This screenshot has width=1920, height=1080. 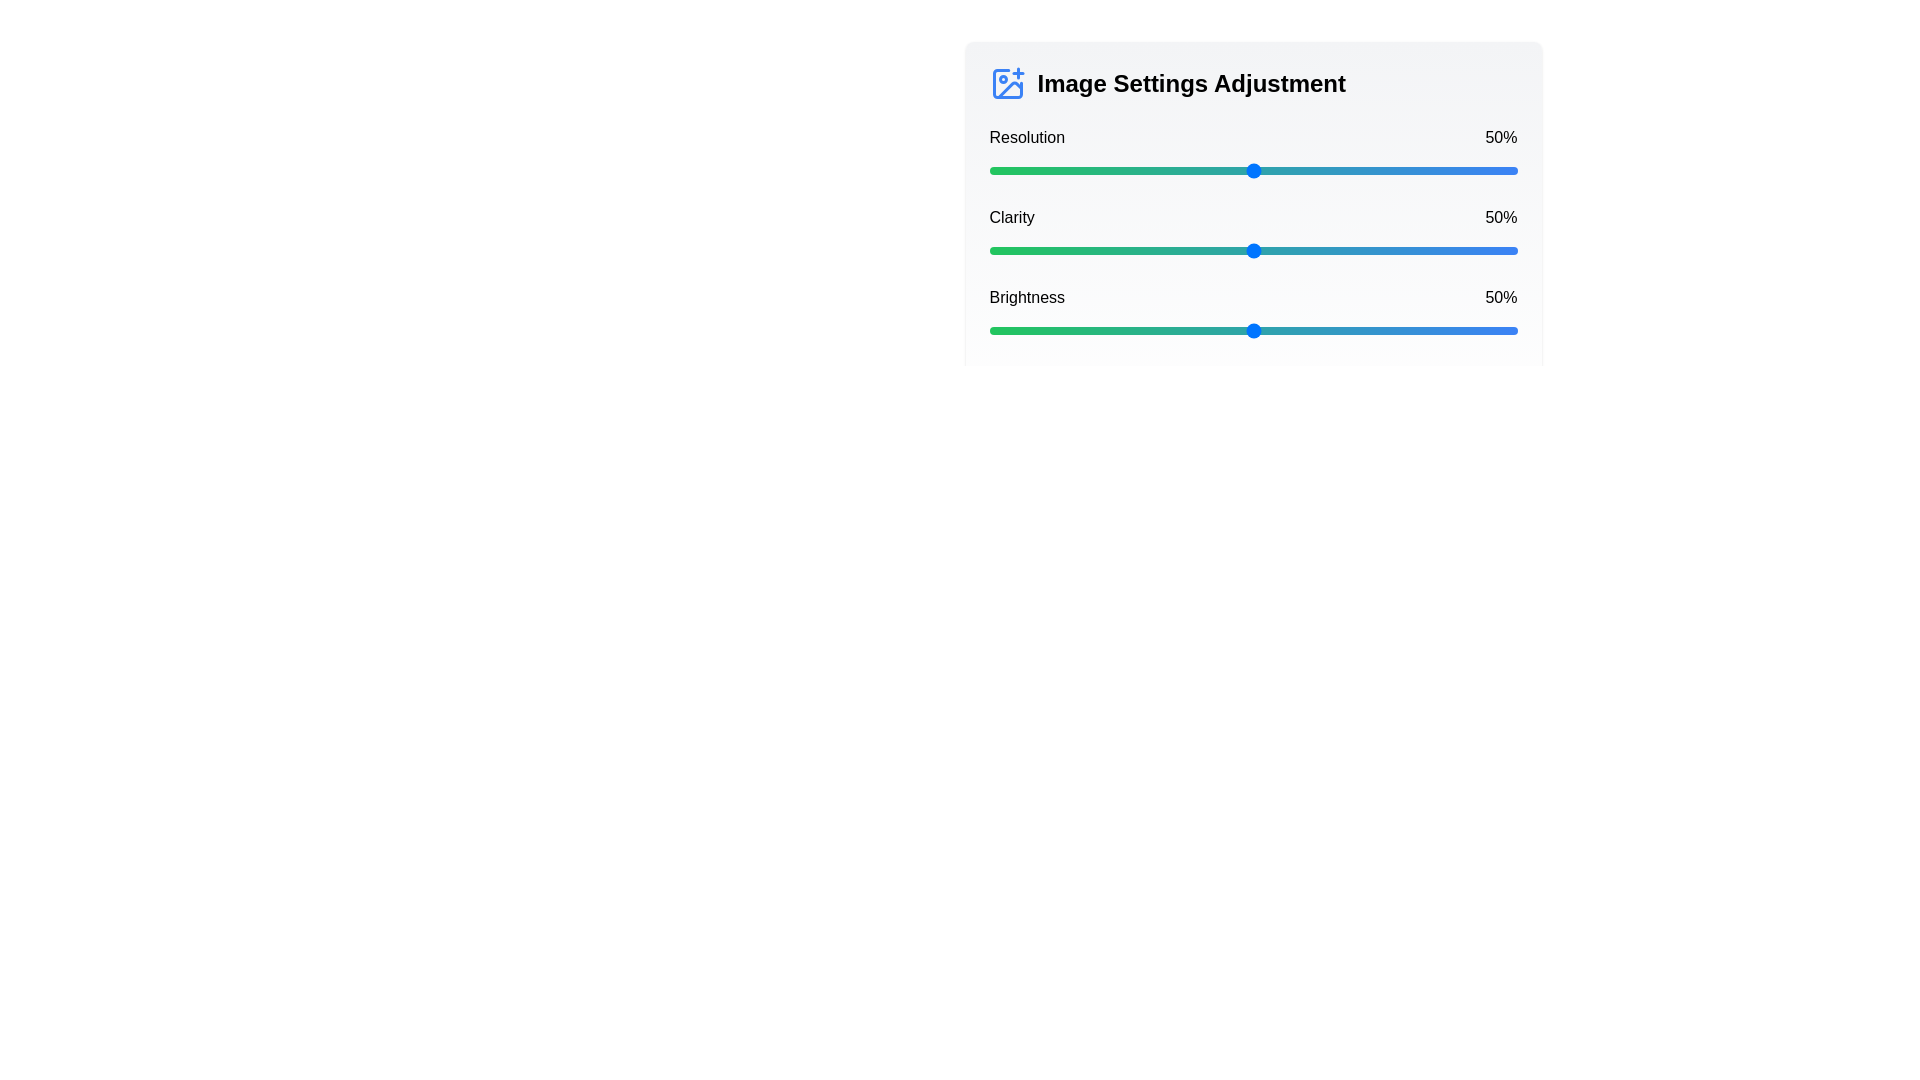 I want to click on the resolution slider to 16%, so click(x=1073, y=169).